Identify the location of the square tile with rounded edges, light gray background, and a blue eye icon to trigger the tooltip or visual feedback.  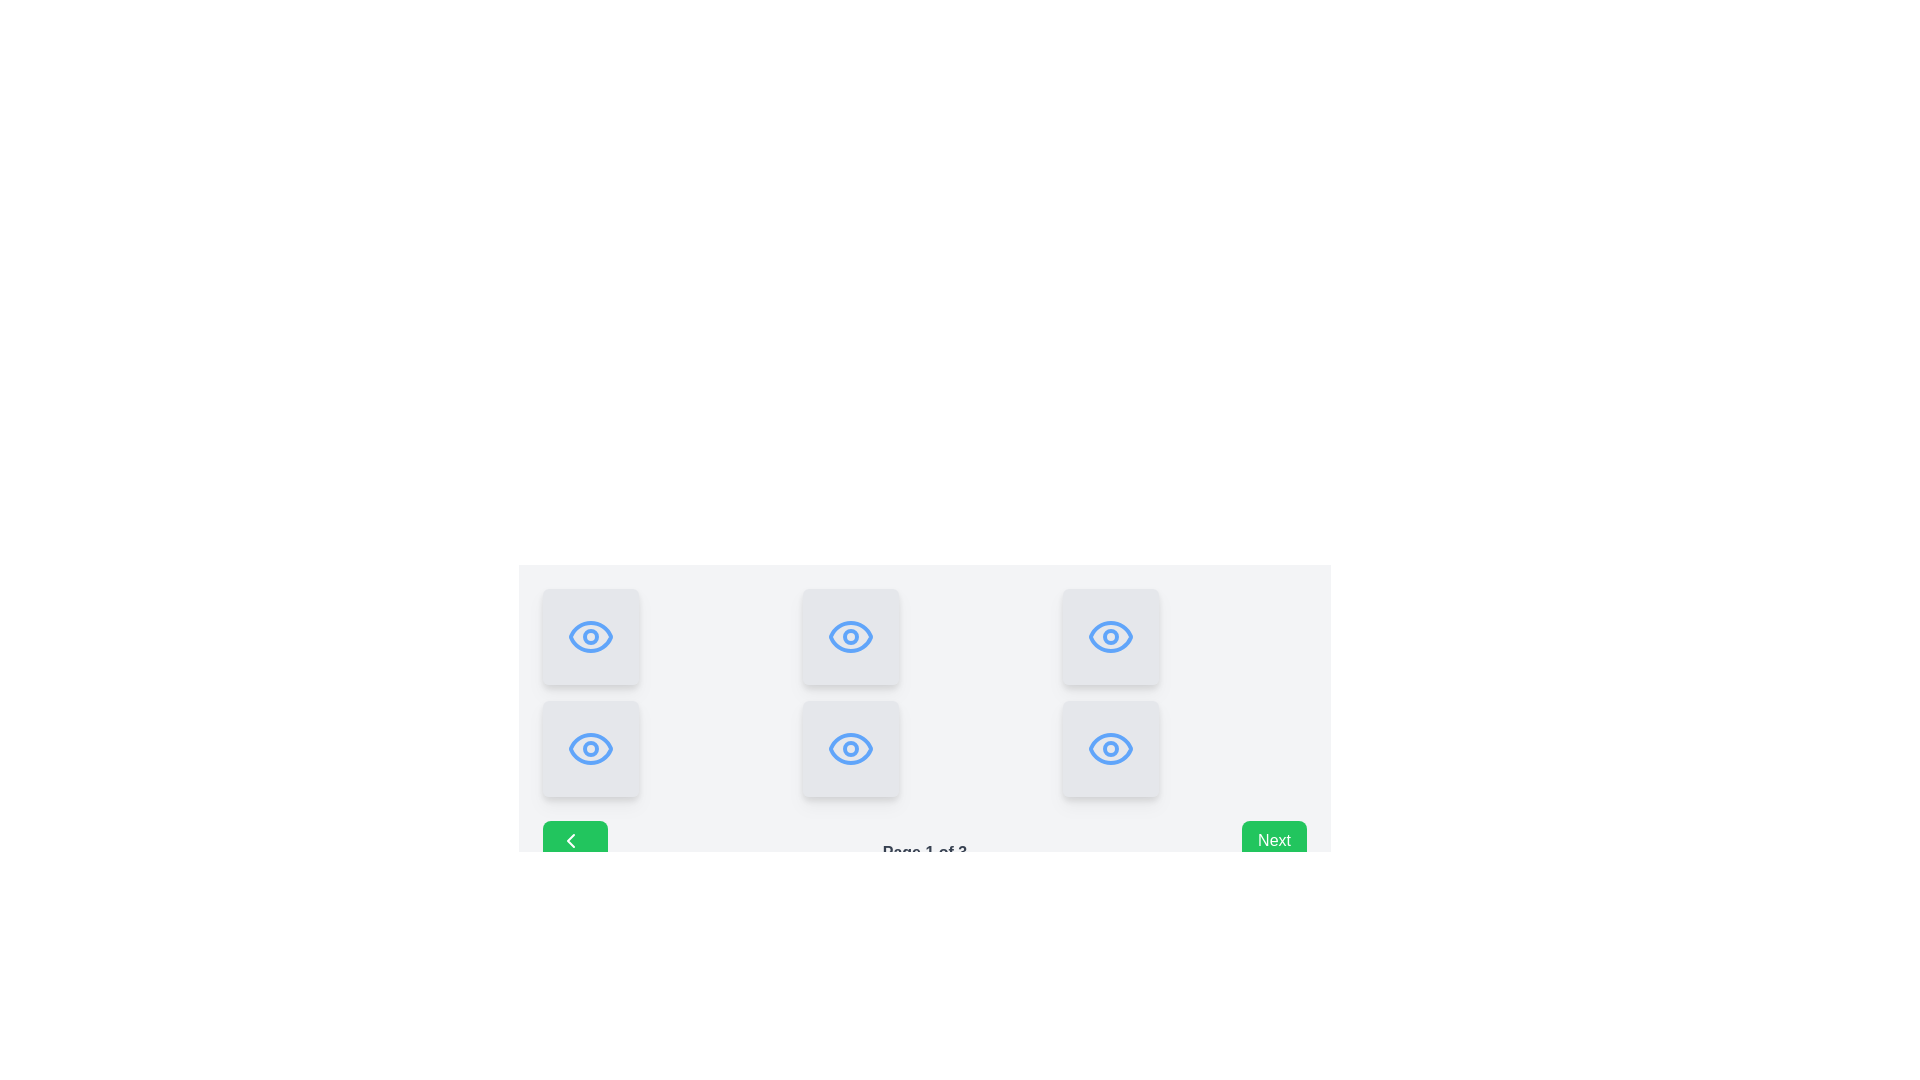
(1109, 636).